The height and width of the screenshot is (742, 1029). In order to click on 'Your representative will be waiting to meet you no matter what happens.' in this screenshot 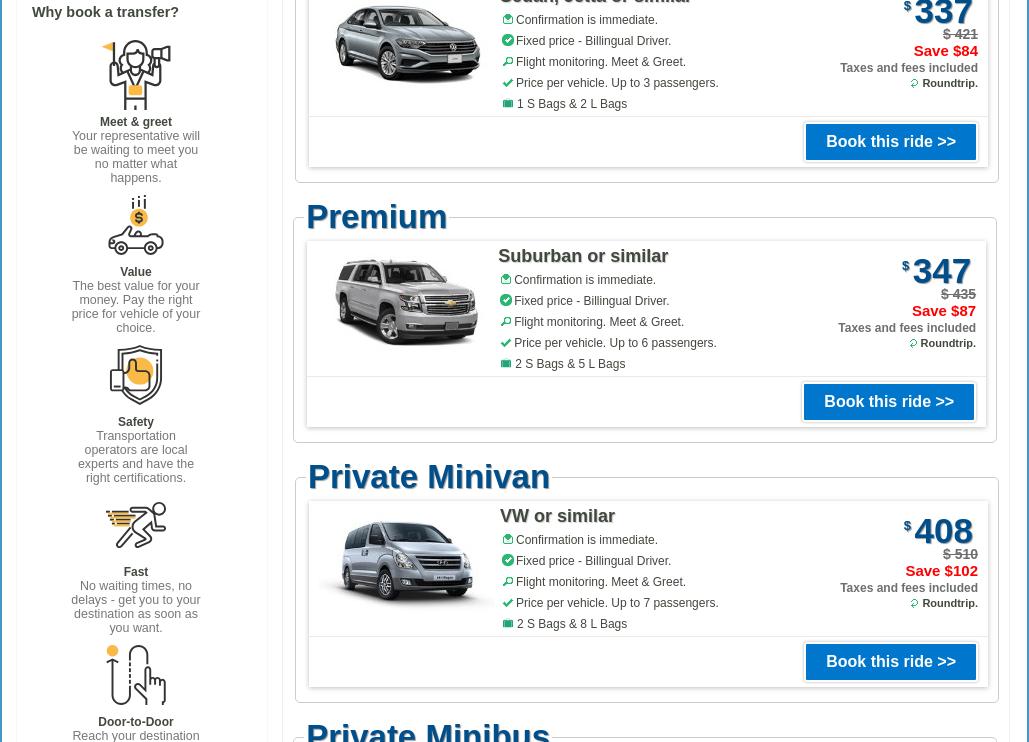, I will do `click(71, 157)`.